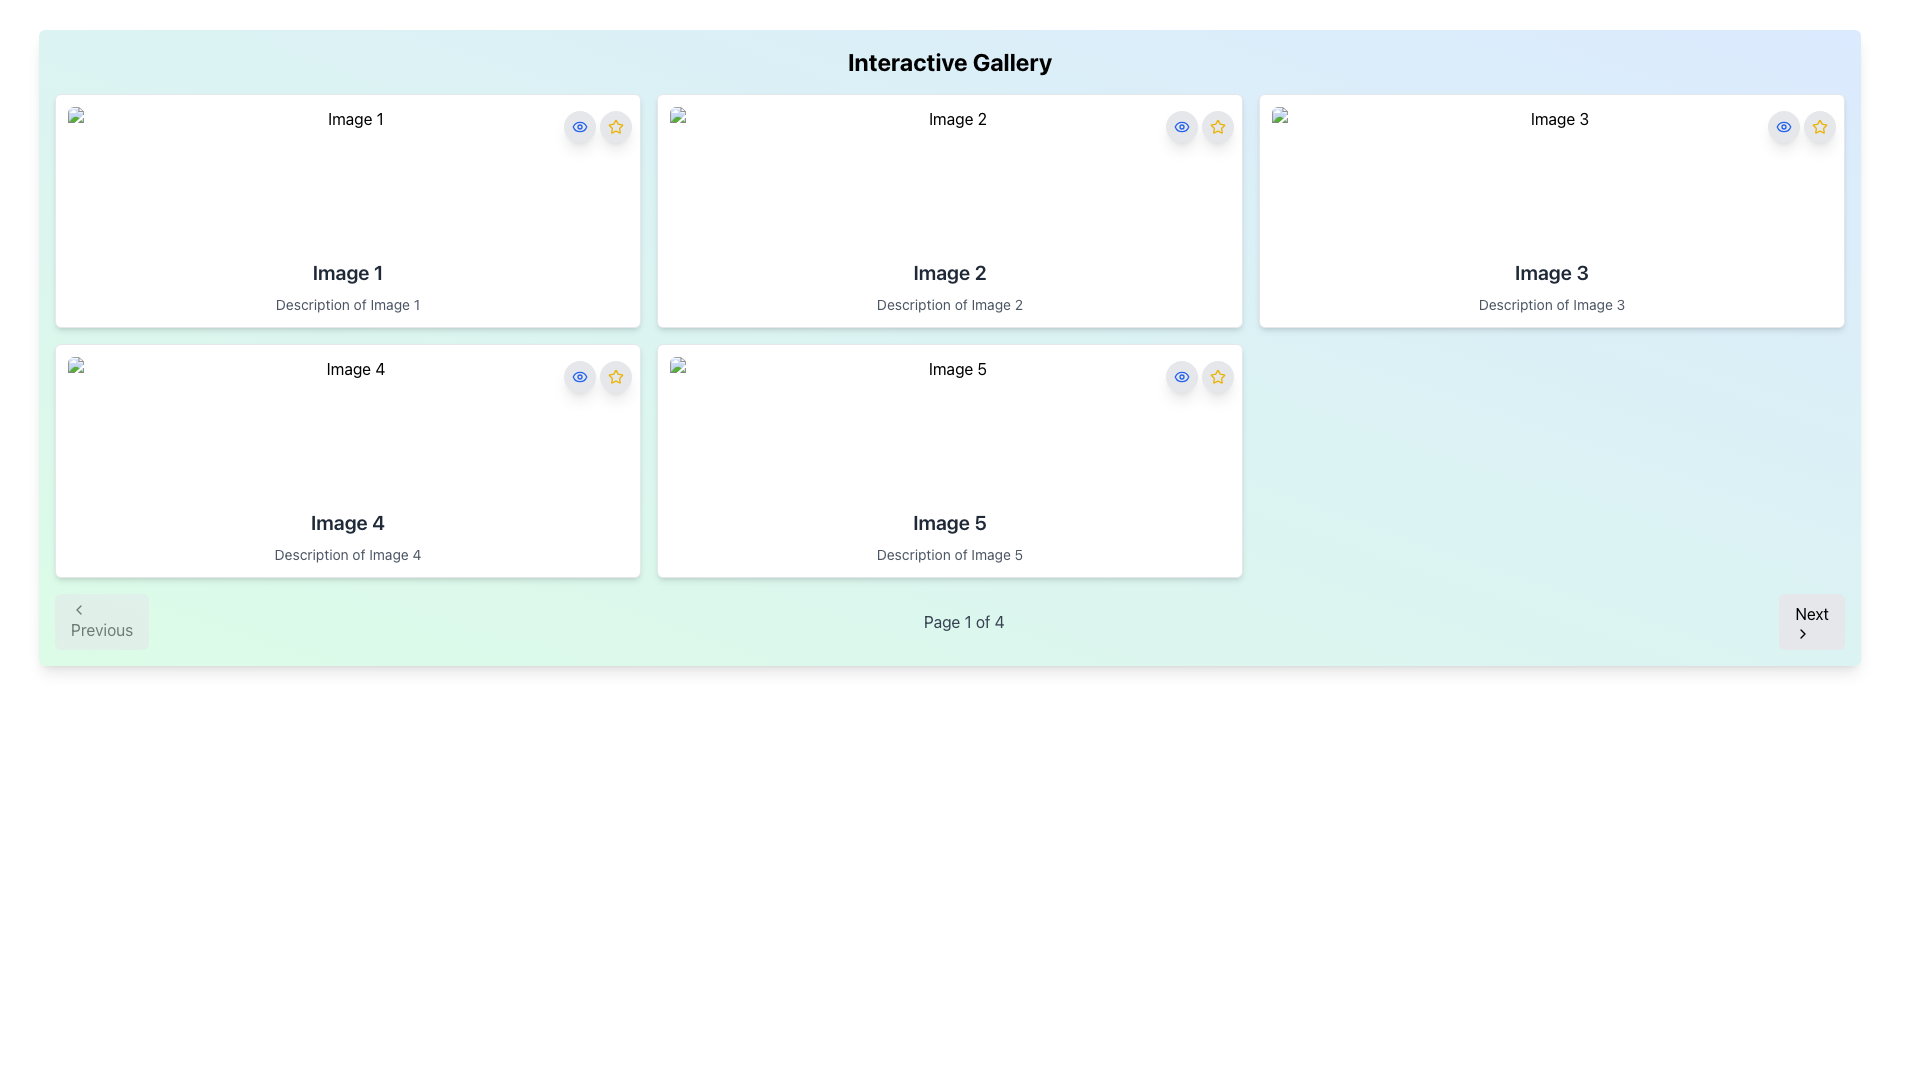  I want to click on the Text content area that provides information about Image 4, so click(347, 535).